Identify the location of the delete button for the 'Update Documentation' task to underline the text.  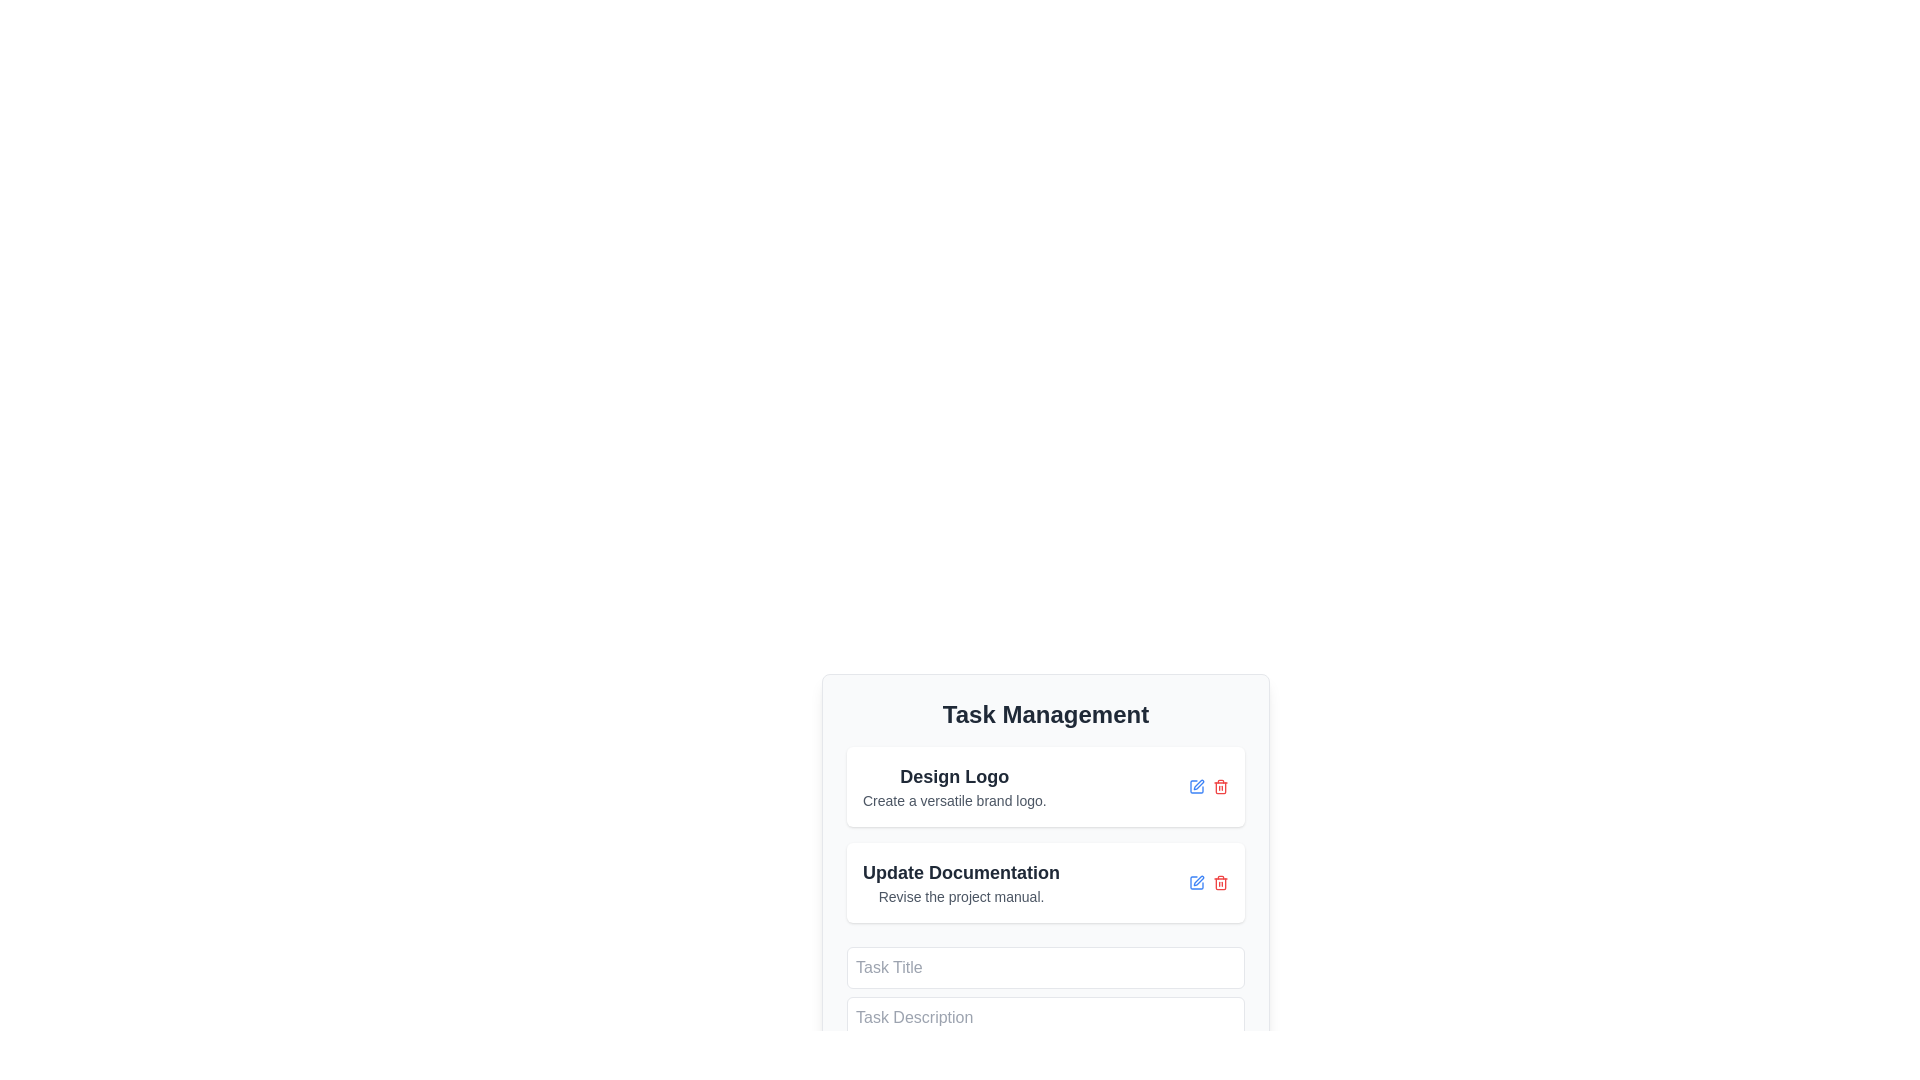
(1219, 882).